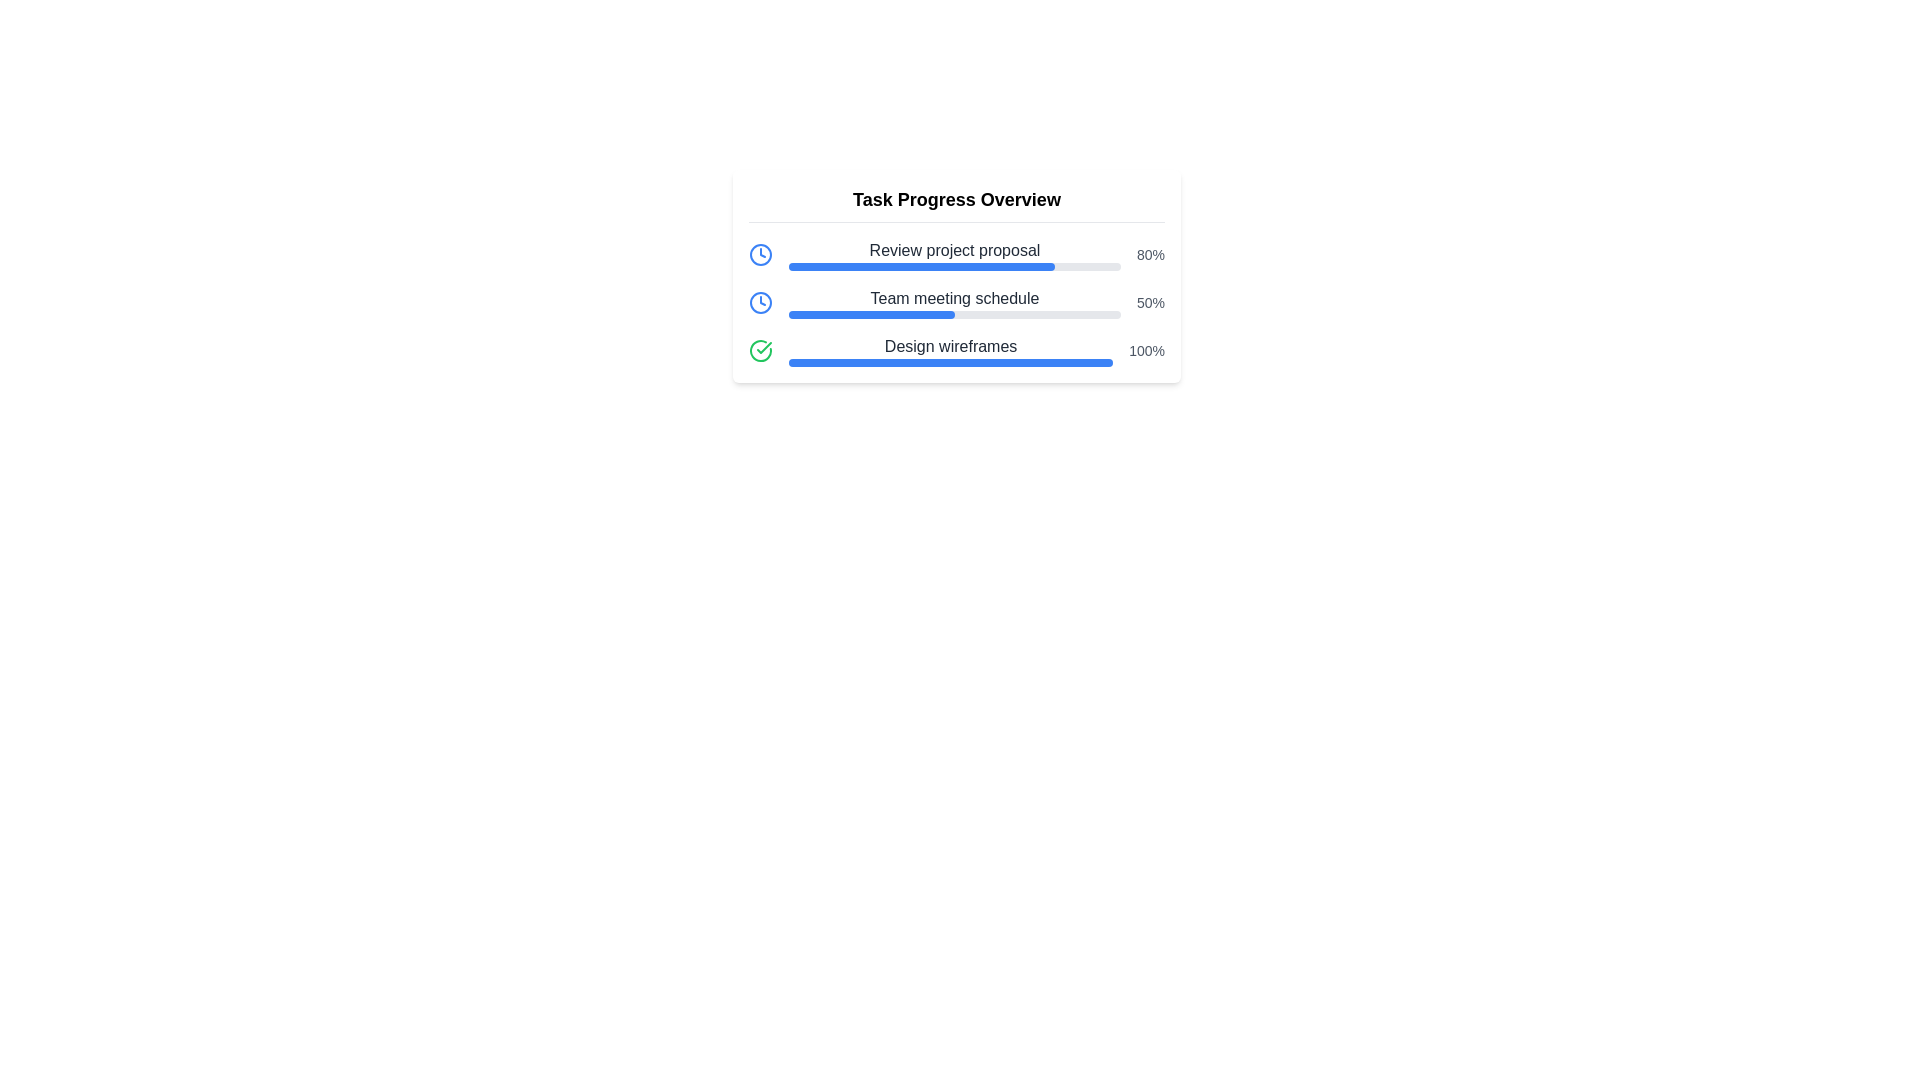  What do you see at coordinates (760, 253) in the screenshot?
I see `the blue ring that serves as the decorative border of the clock symbol SVG icon, located next to the 'Team meeting schedule' text in the 'Task Progress Overview' card` at bounding box center [760, 253].